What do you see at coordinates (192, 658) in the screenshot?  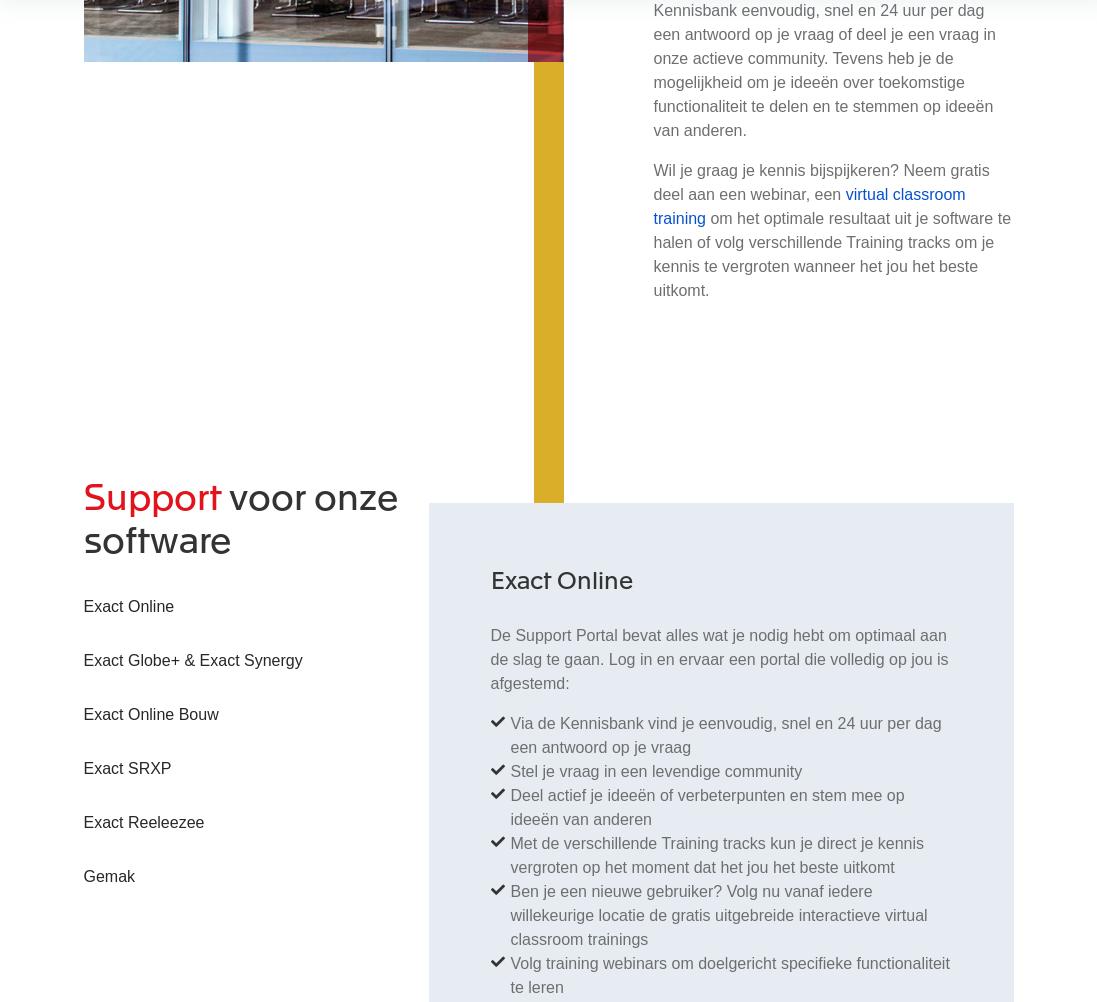 I see `'Exact Globe+ & Exact Synergy'` at bounding box center [192, 658].